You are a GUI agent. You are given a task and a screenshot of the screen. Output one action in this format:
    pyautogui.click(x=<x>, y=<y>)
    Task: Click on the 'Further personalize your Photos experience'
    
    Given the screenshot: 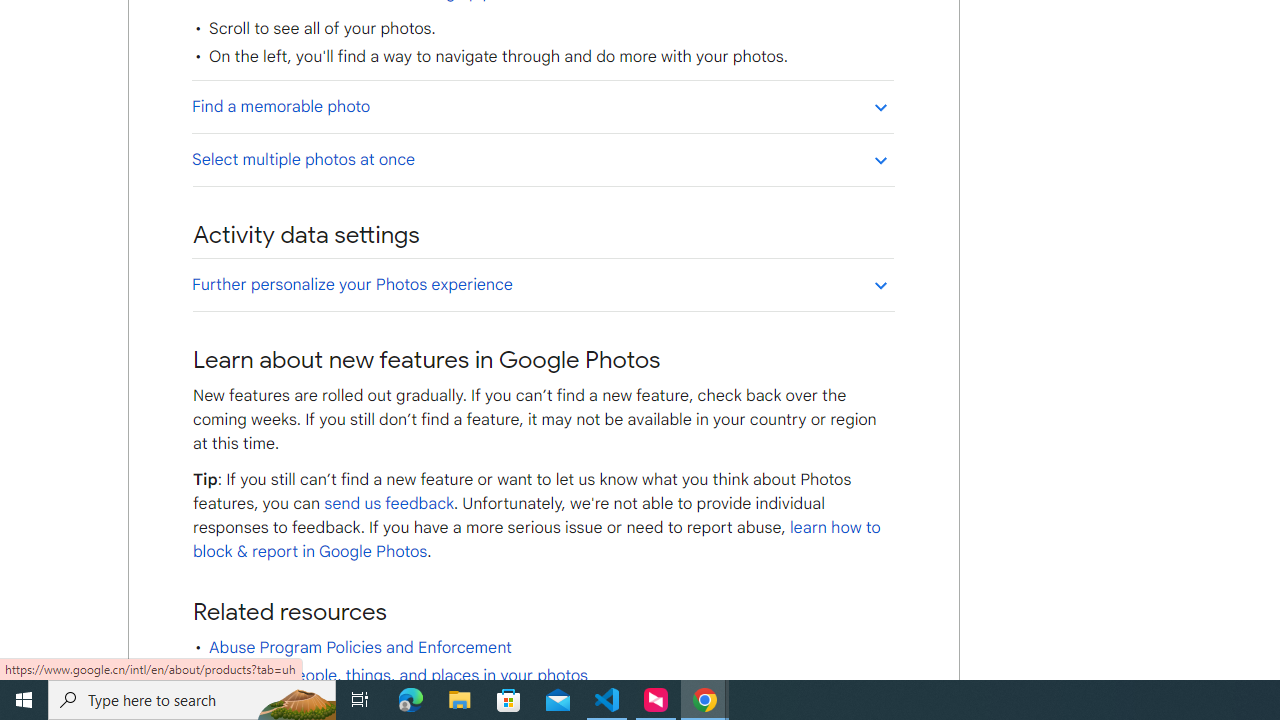 What is the action you would take?
    pyautogui.click(x=542, y=284)
    